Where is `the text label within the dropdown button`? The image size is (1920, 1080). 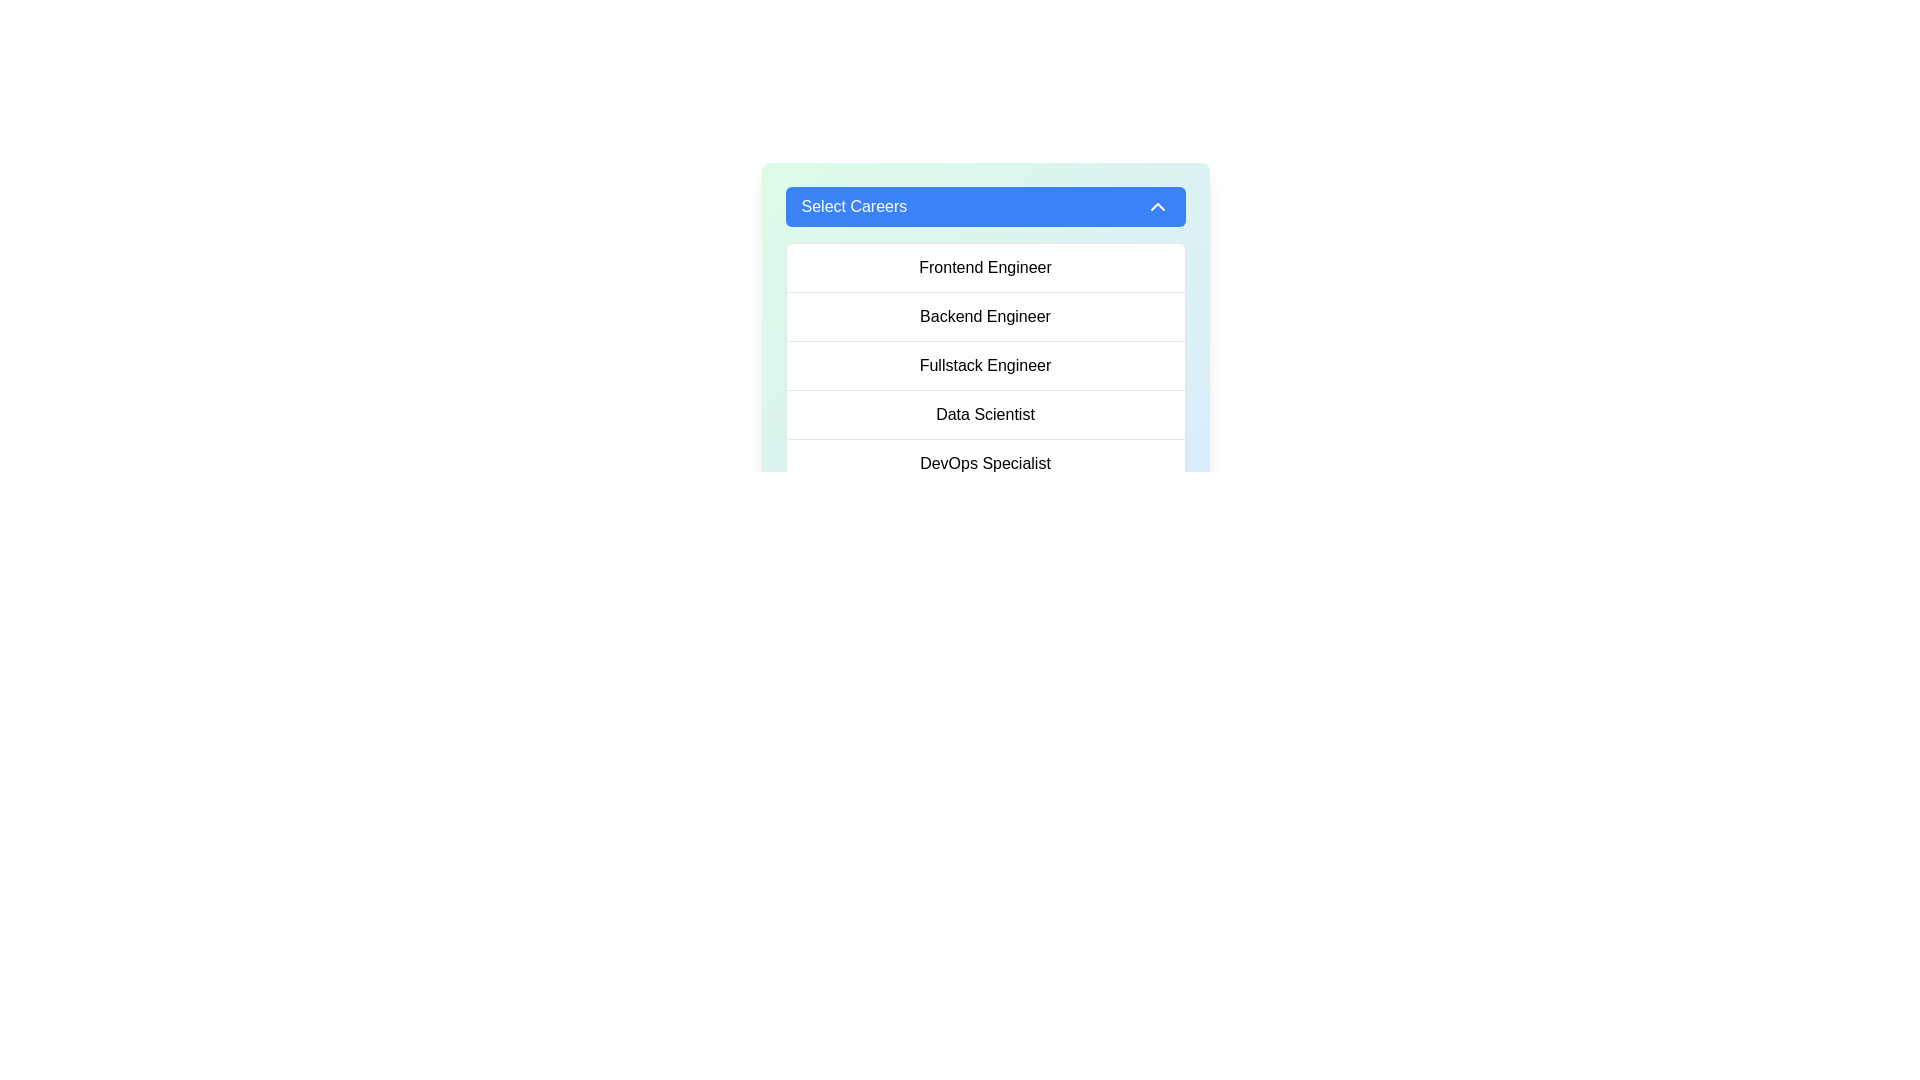 the text label within the dropdown button is located at coordinates (854, 207).